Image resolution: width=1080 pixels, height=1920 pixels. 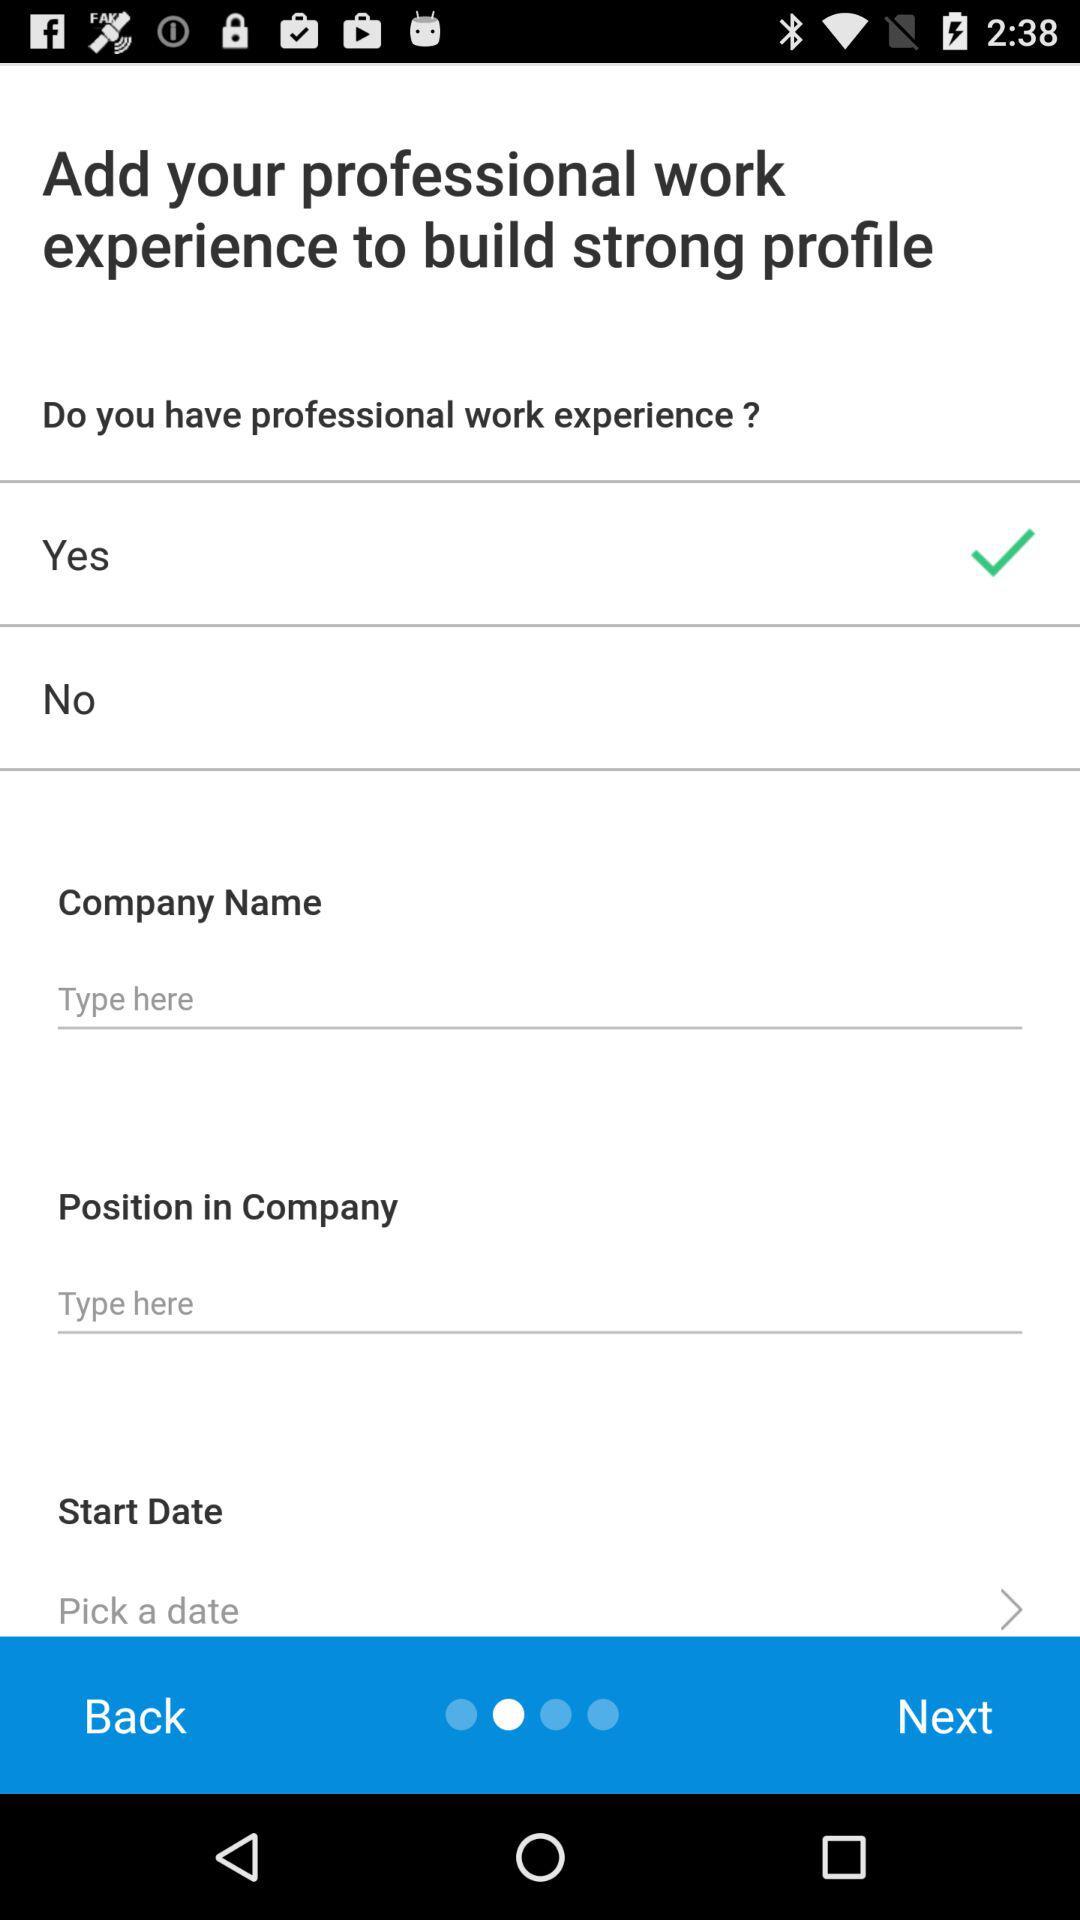 I want to click on the next button at bottom right corner of page, so click(x=945, y=1714).